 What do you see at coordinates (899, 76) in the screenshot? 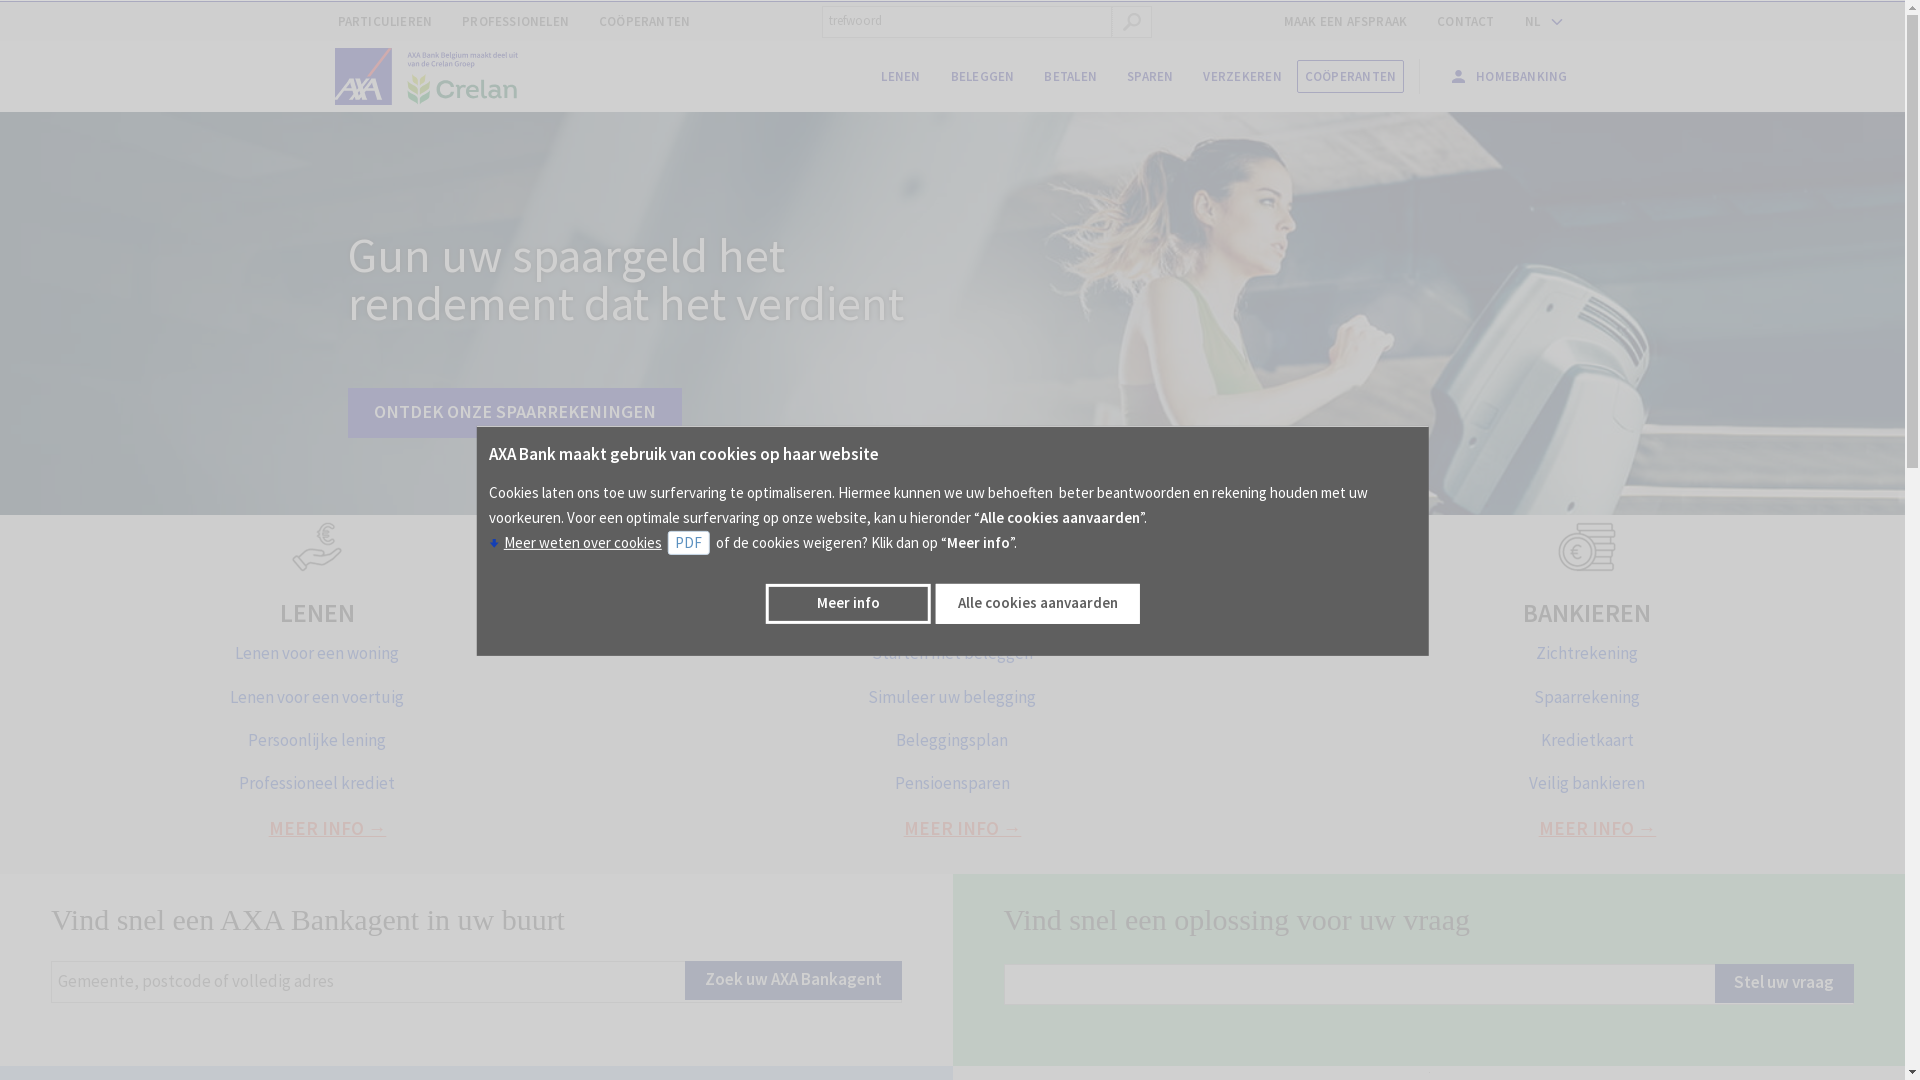
I see `'LENEN'` at bounding box center [899, 76].